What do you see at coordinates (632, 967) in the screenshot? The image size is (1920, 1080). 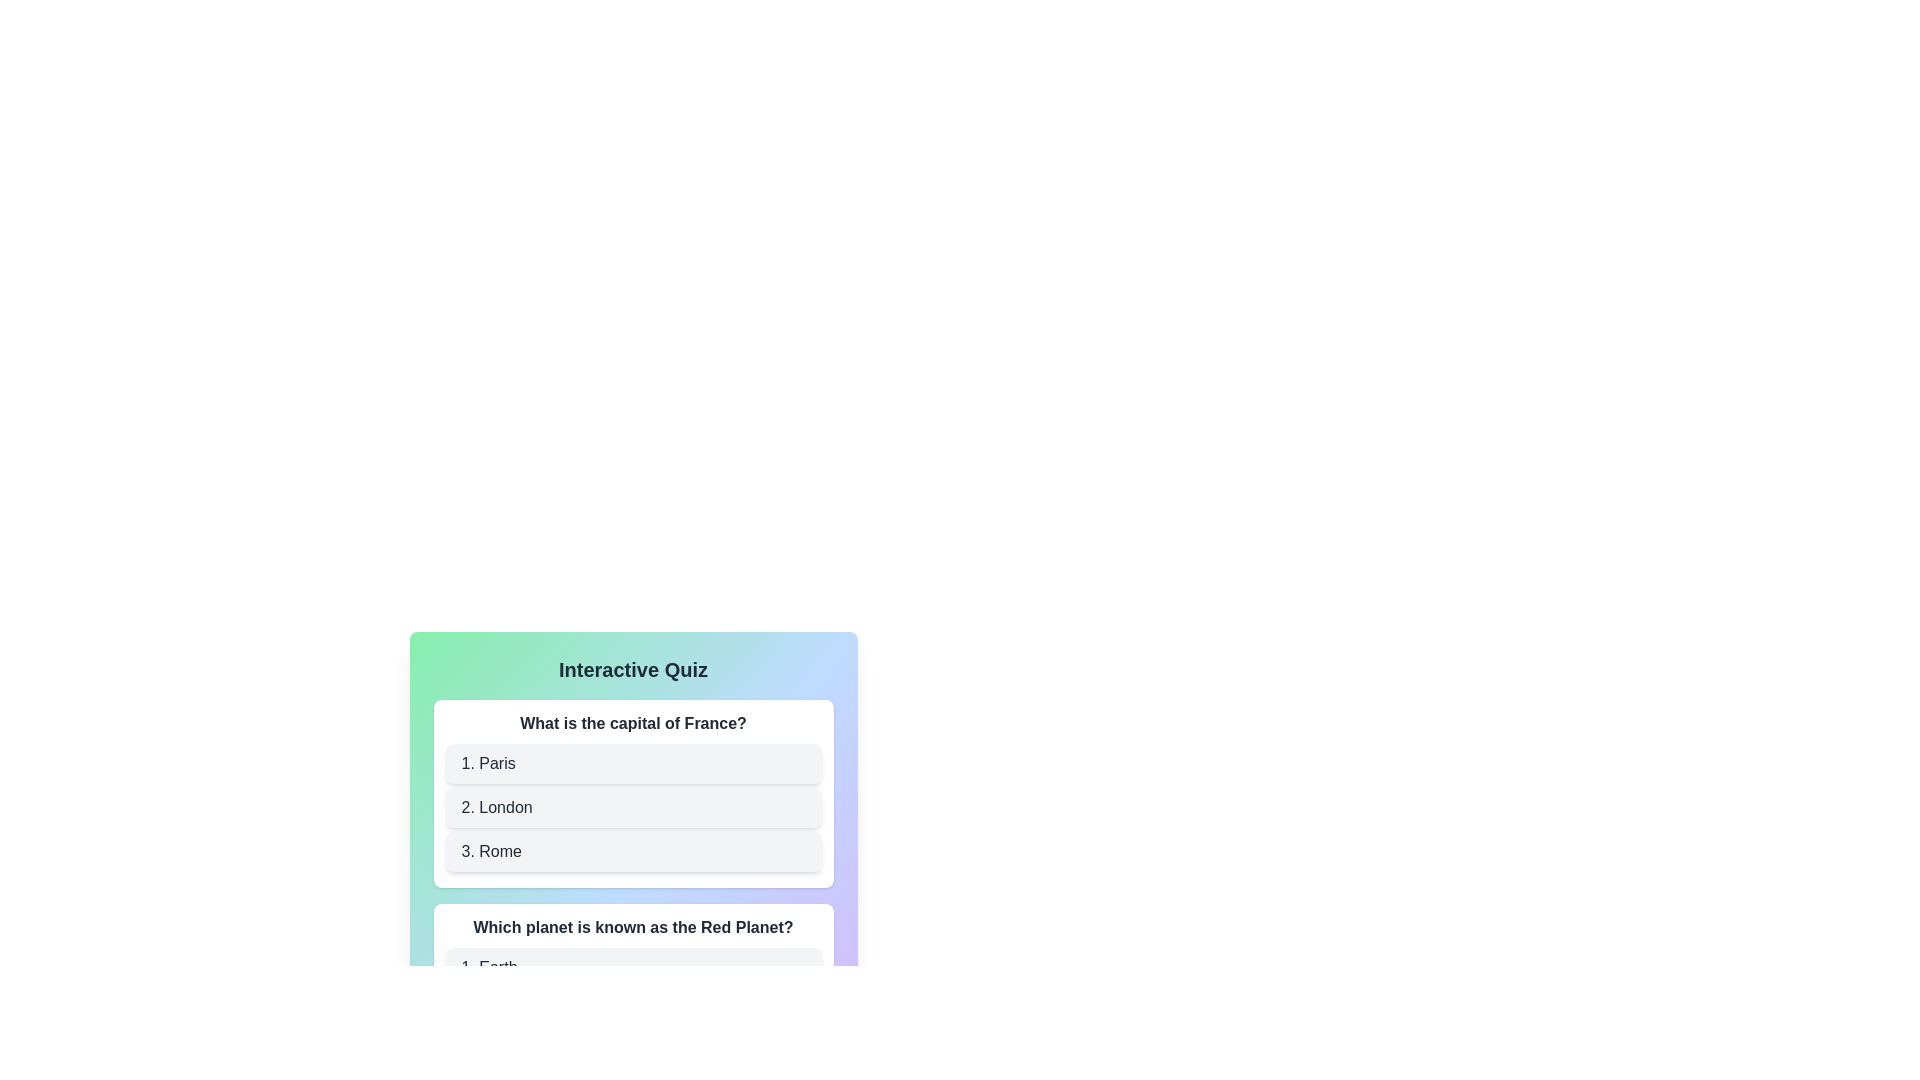 I see `the first option button for the quiz question 'Which planet is known as the Red Planet?'` at bounding box center [632, 967].